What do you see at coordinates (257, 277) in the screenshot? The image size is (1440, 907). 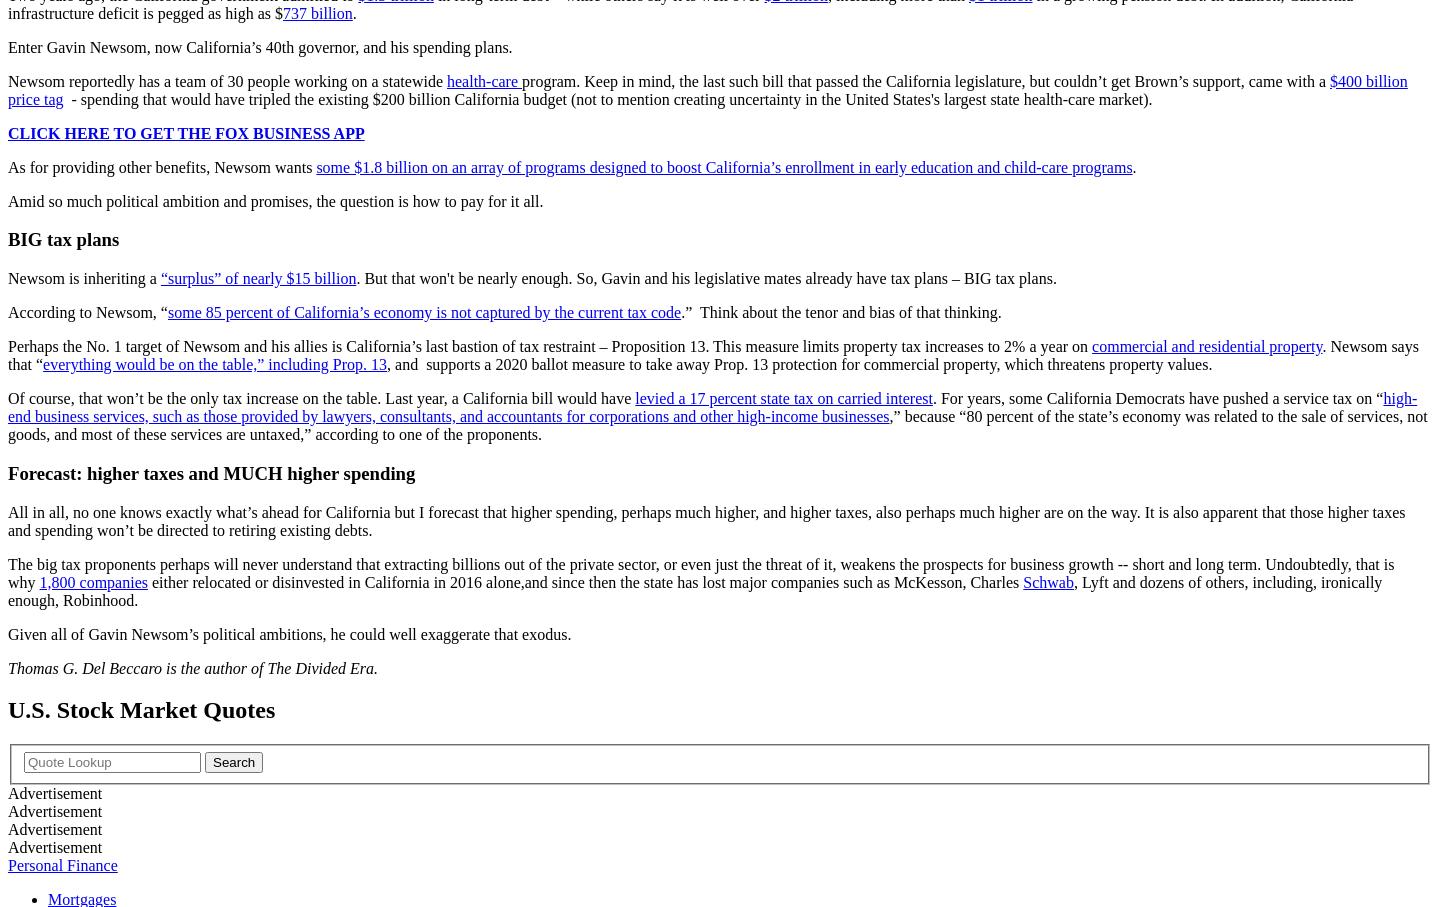 I see `'“surplus” of nearly $15 billion'` at bounding box center [257, 277].